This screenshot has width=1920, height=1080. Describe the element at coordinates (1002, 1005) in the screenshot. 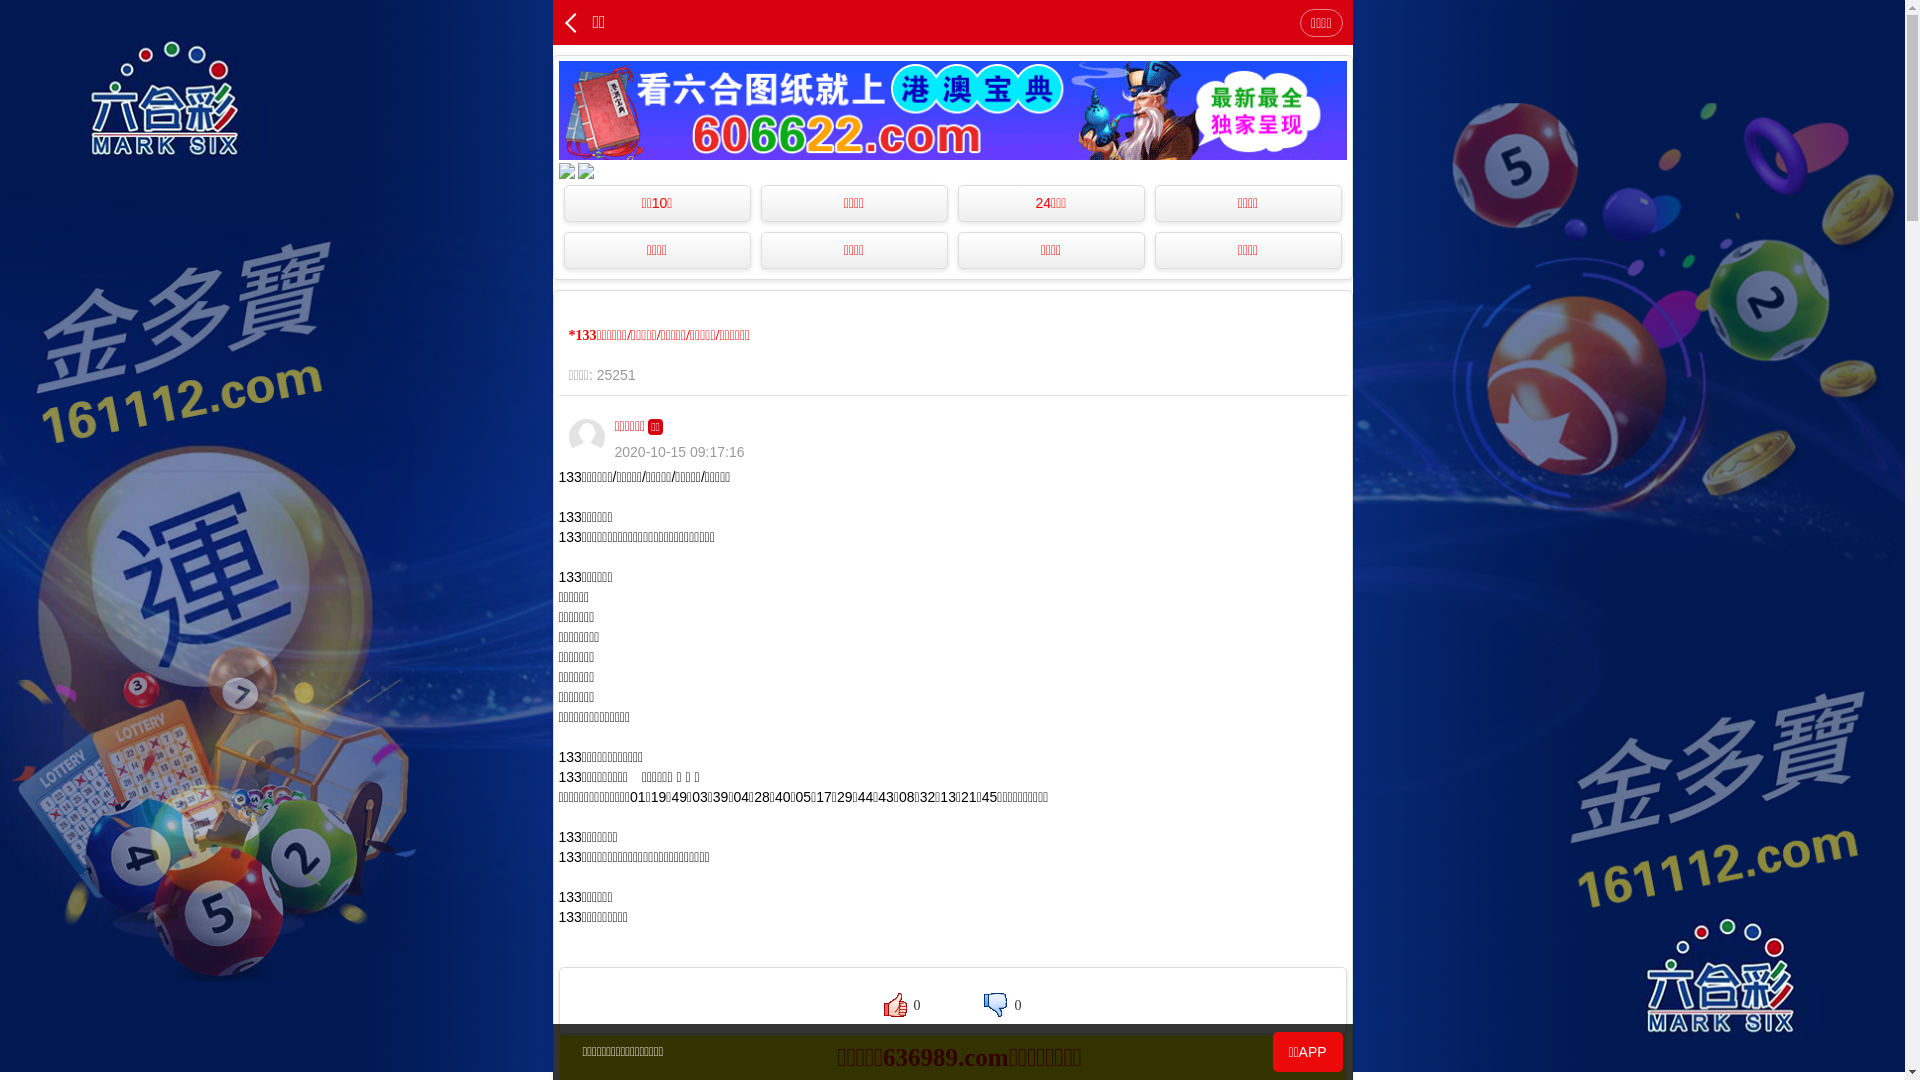

I see `'0'` at that location.